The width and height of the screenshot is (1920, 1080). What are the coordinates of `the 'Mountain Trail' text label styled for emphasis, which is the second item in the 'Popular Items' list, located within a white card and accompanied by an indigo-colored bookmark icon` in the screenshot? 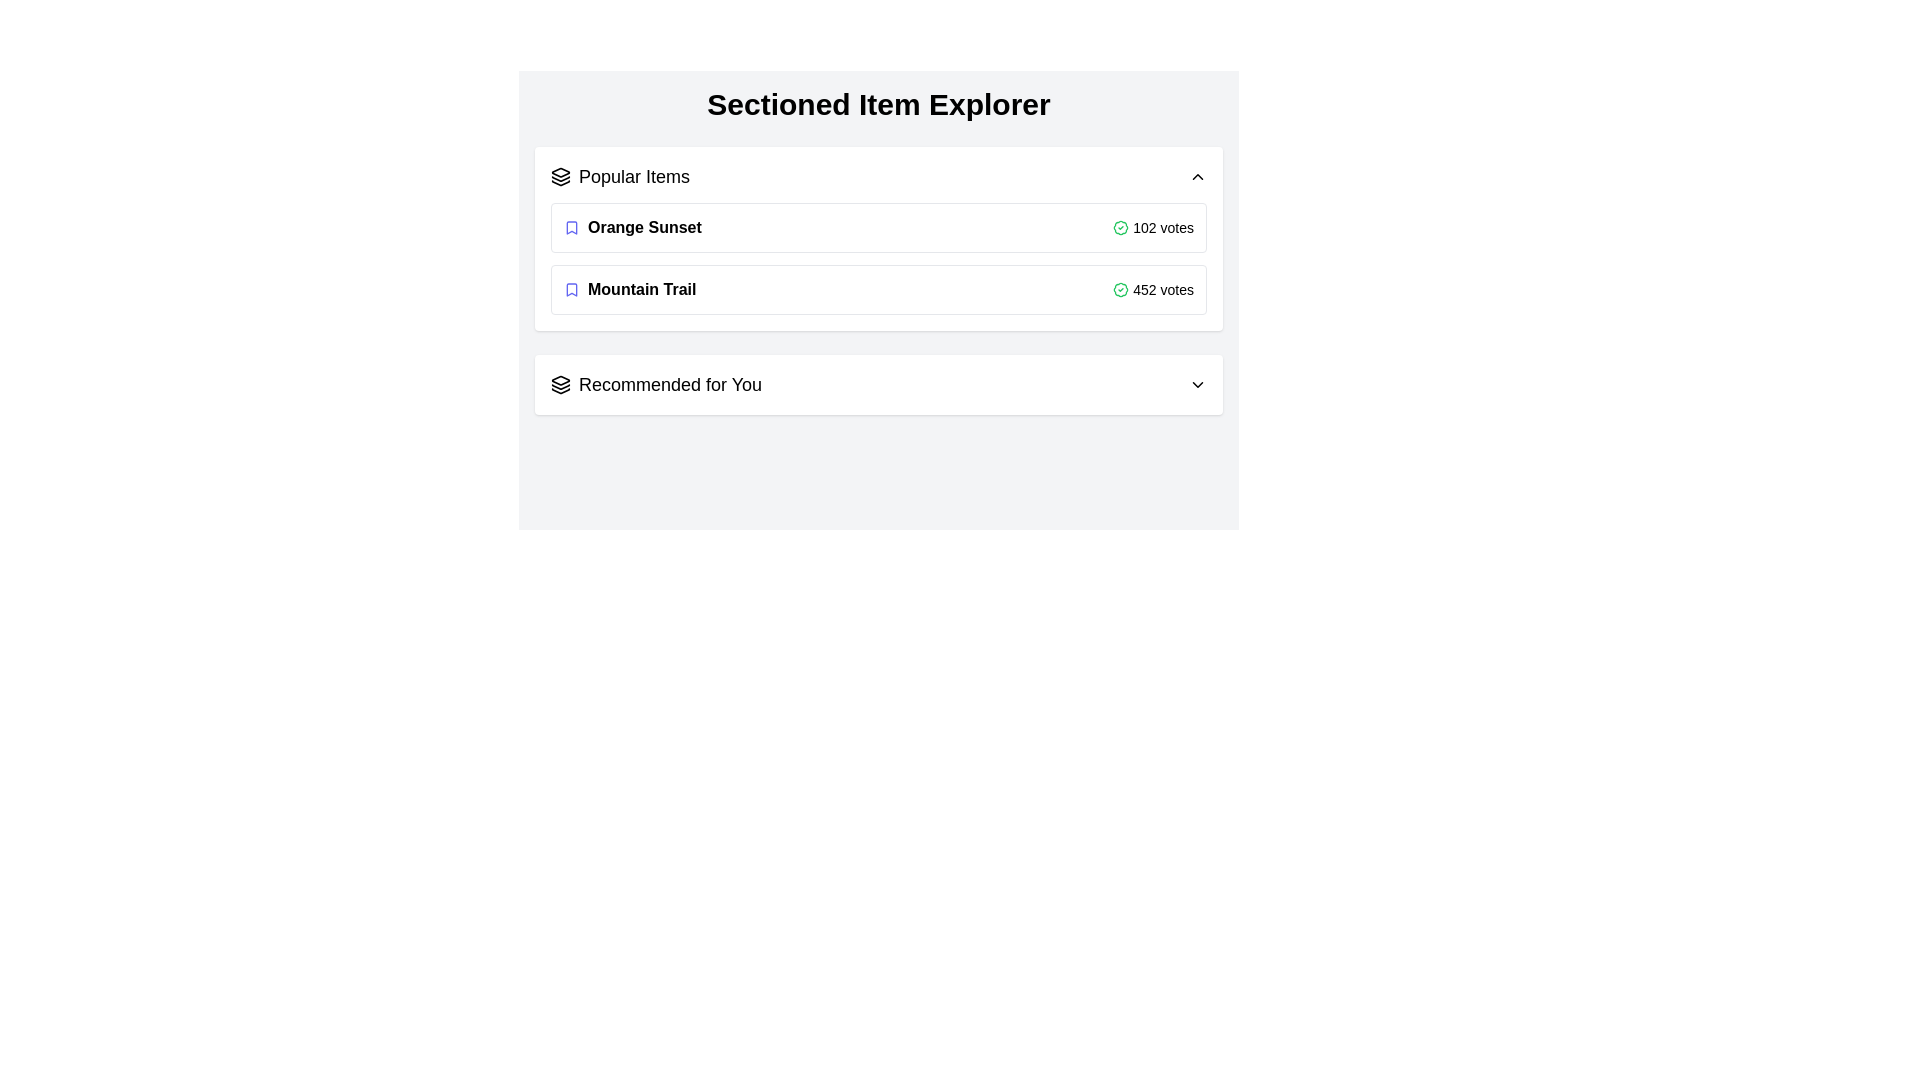 It's located at (642, 289).